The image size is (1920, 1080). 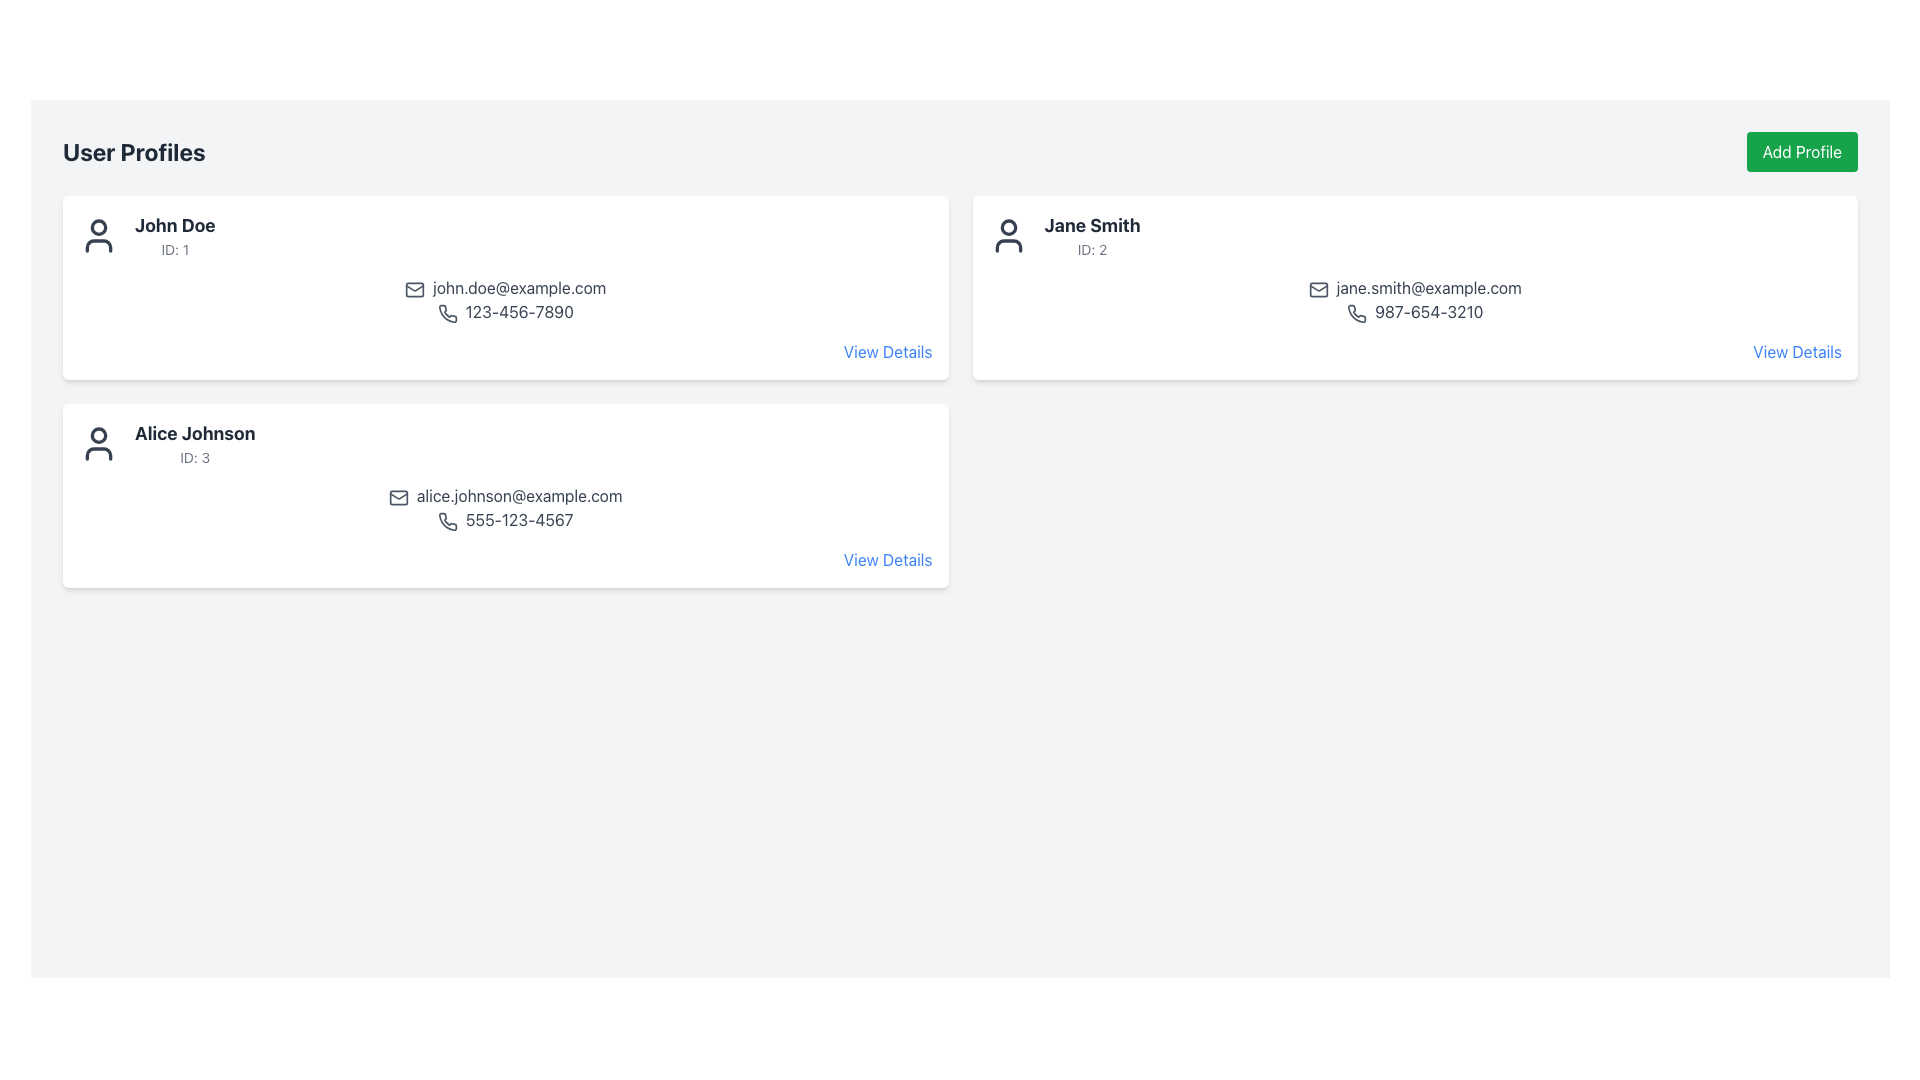 I want to click on the email address 'john.doe@example.com' or the phone number '123-456-7890' located in the first profile card of user 'John Doe' for potential interactions, so click(x=505, y=300).